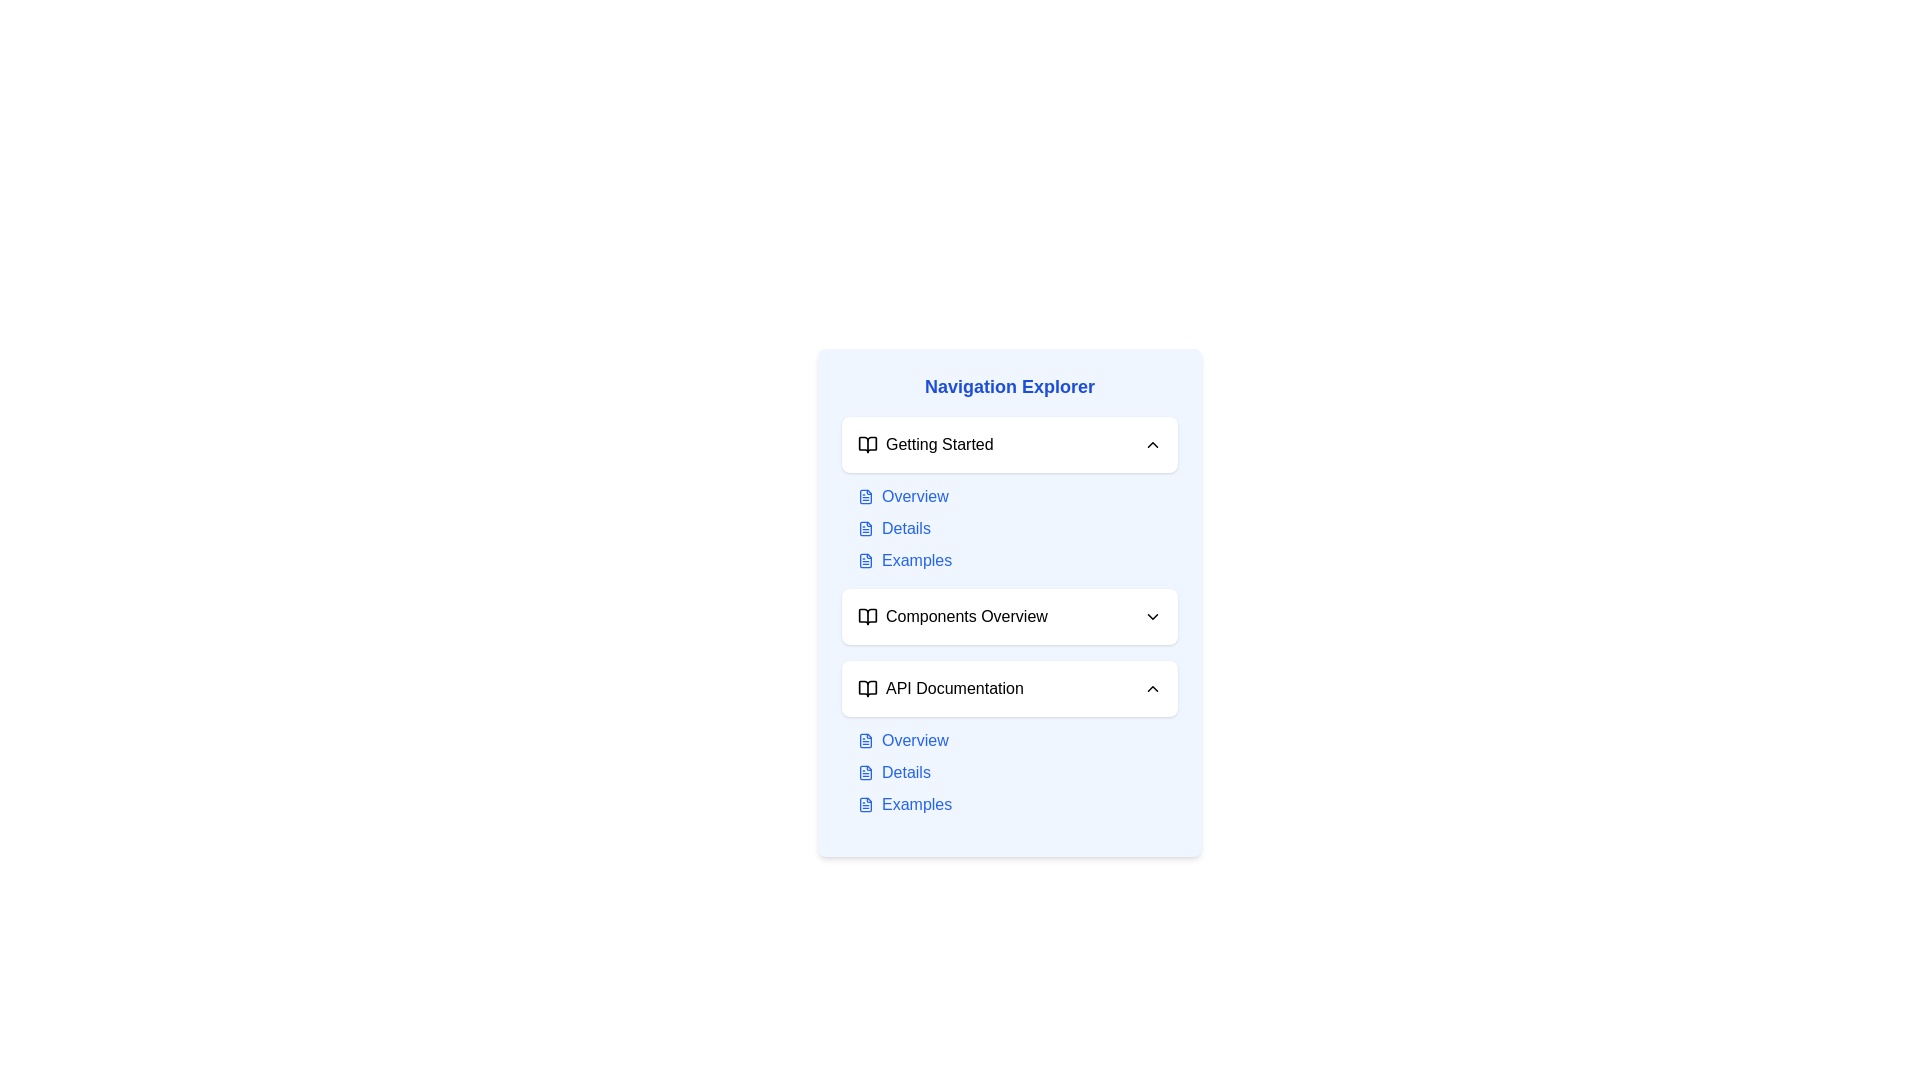 The width and height of the screenshot is (1920, 1080). Describe the element at coordinates (865, 496) in the screenshot. I see `the document icon located in the central region of the interface, which is part of a vertically structured group of SVG elements` at that location.